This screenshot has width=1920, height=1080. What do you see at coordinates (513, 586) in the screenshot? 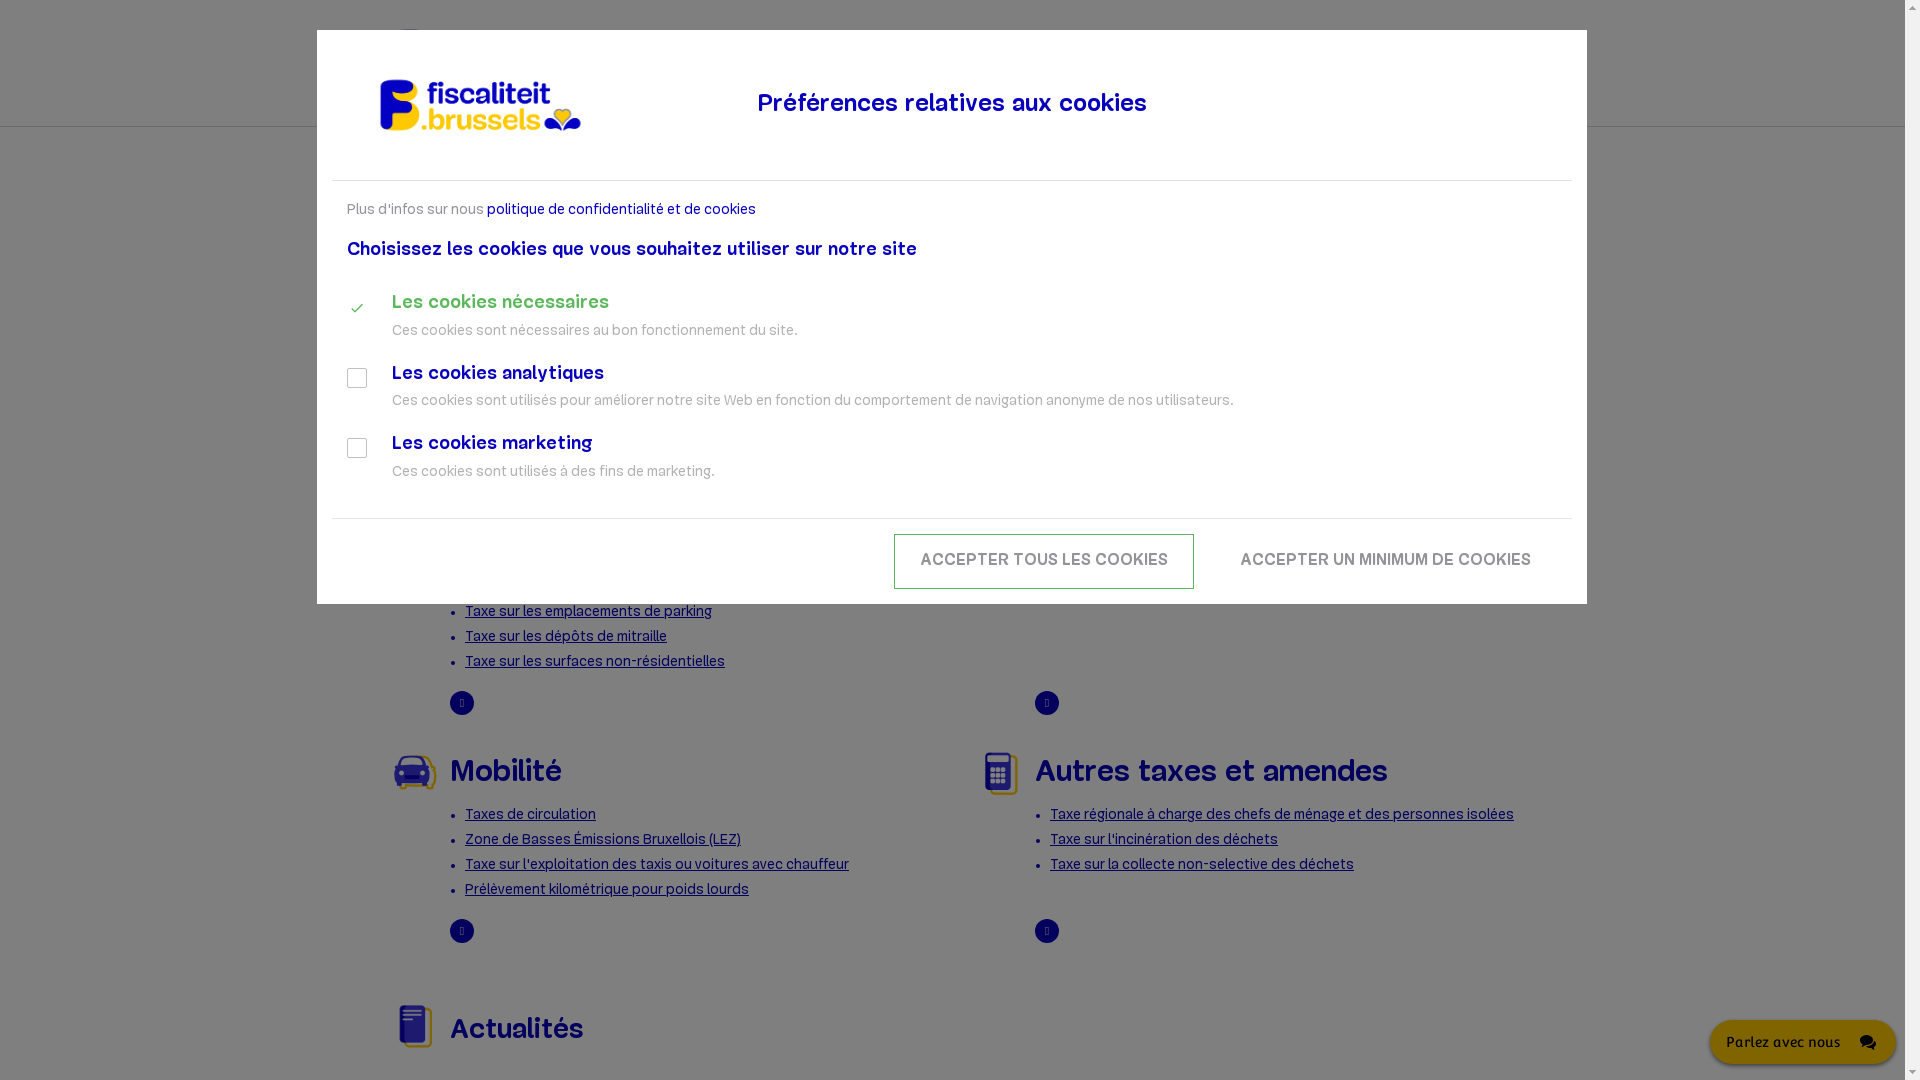
I see `'Prime BE HOME'` at bounding box center [513, 586].